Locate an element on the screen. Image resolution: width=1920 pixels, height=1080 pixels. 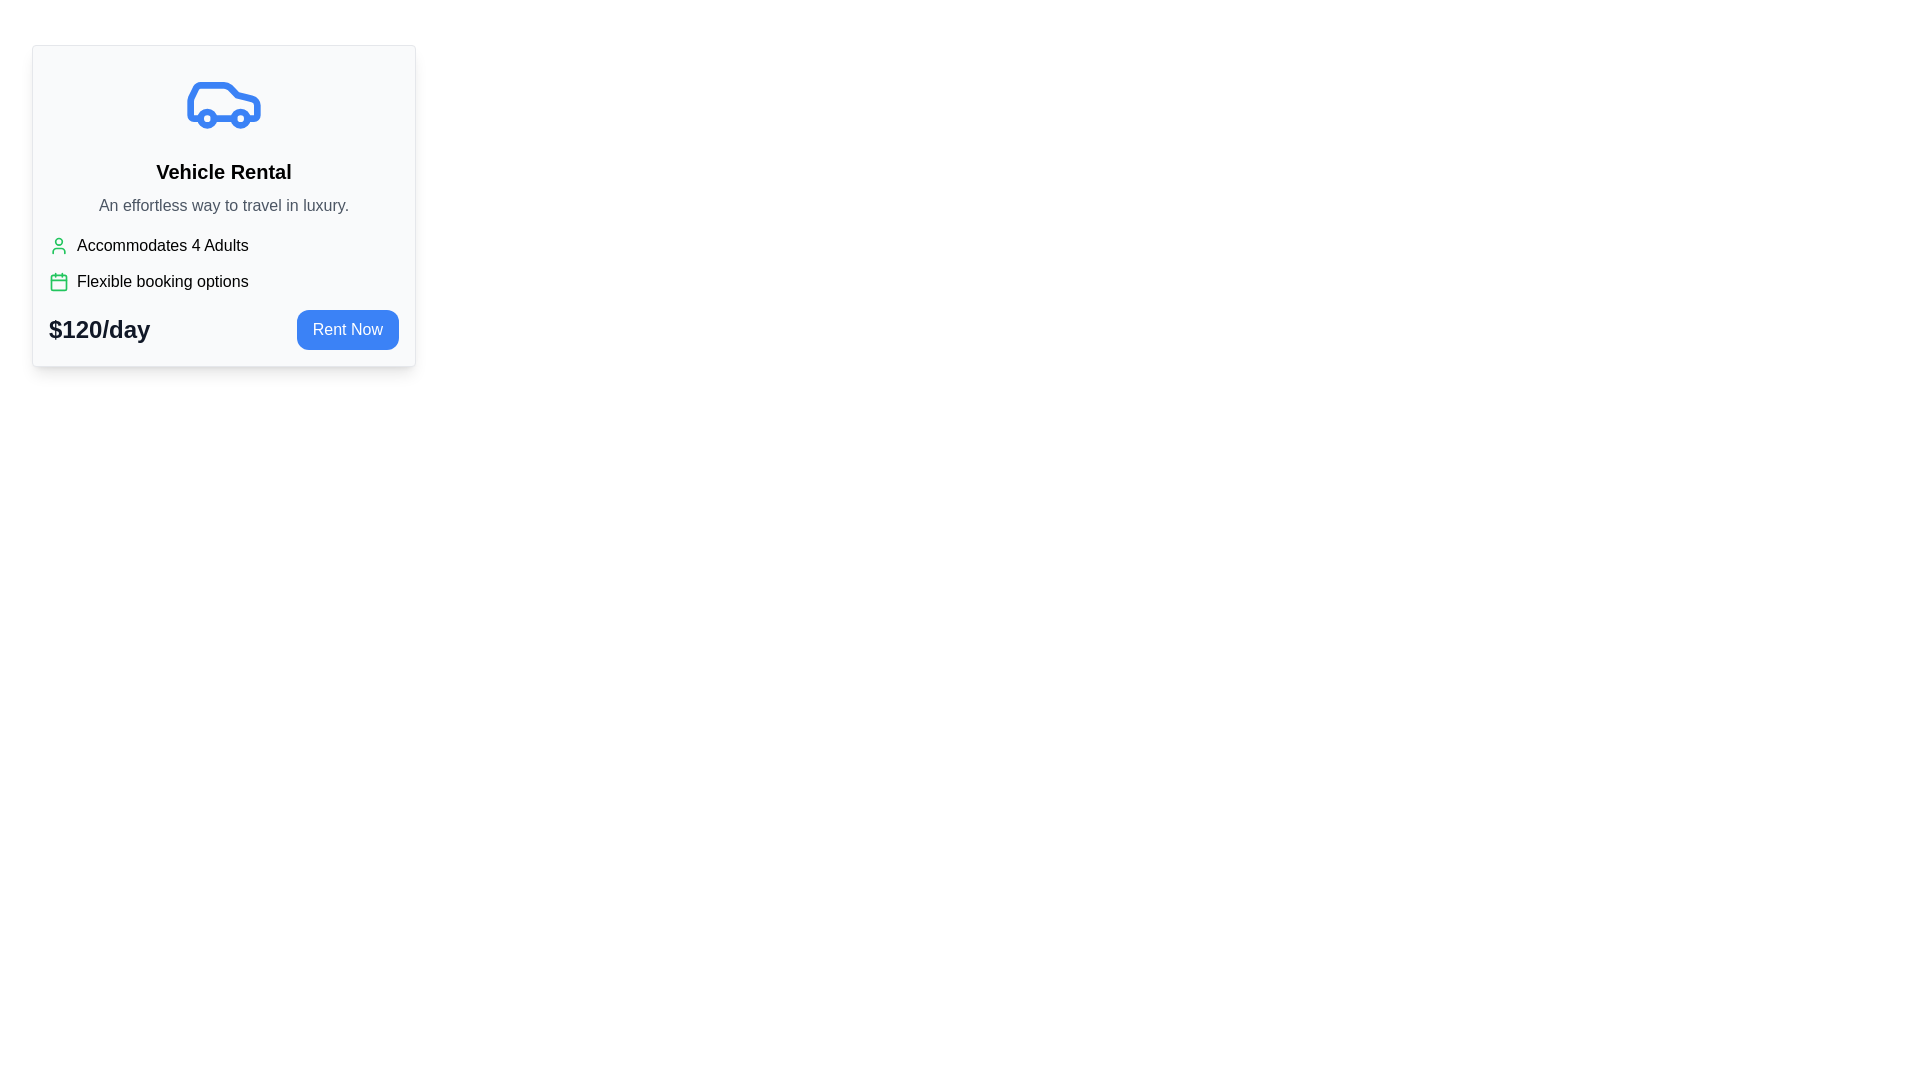
the informative text about flexible booking options for the vehicle rental, located below 'Accommodates 4 Adults' and above the pricing information '$120/day' is located at coordinates (224, 281).